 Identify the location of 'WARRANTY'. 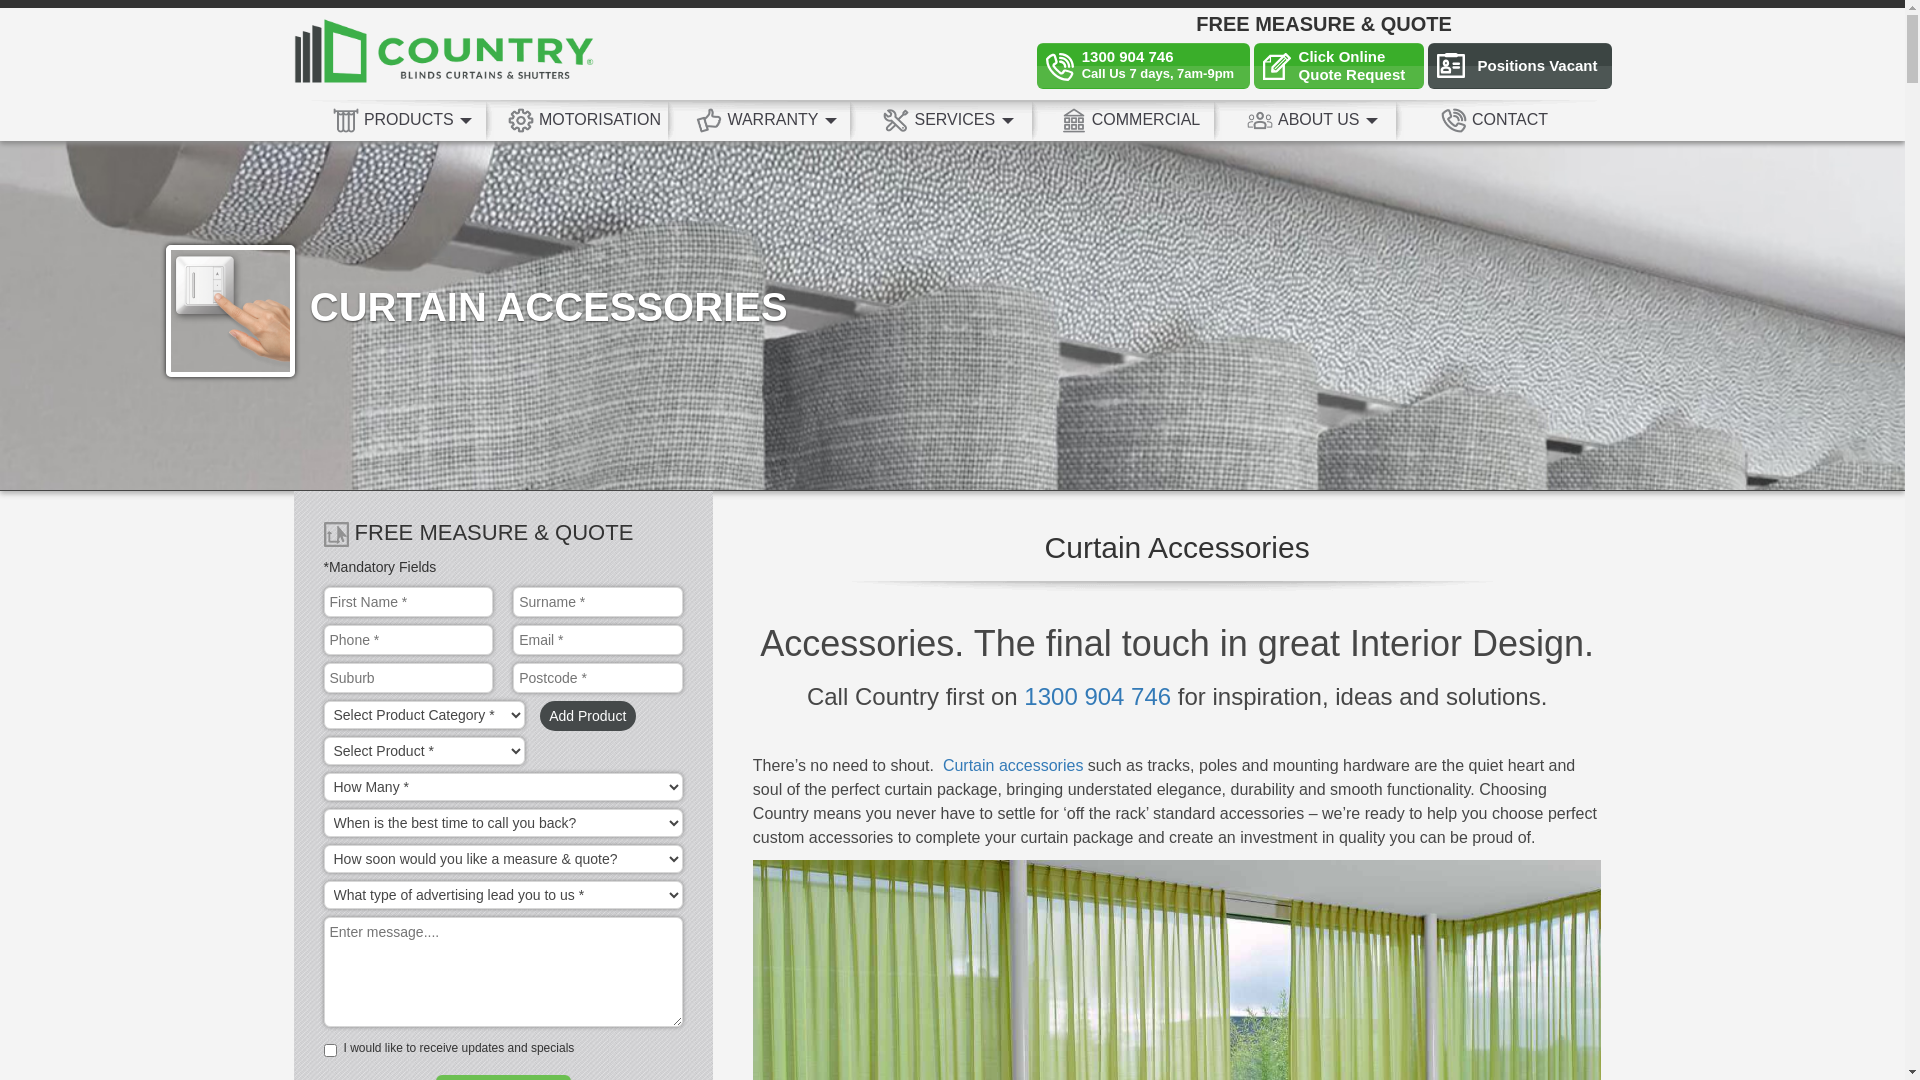
(766, 120).